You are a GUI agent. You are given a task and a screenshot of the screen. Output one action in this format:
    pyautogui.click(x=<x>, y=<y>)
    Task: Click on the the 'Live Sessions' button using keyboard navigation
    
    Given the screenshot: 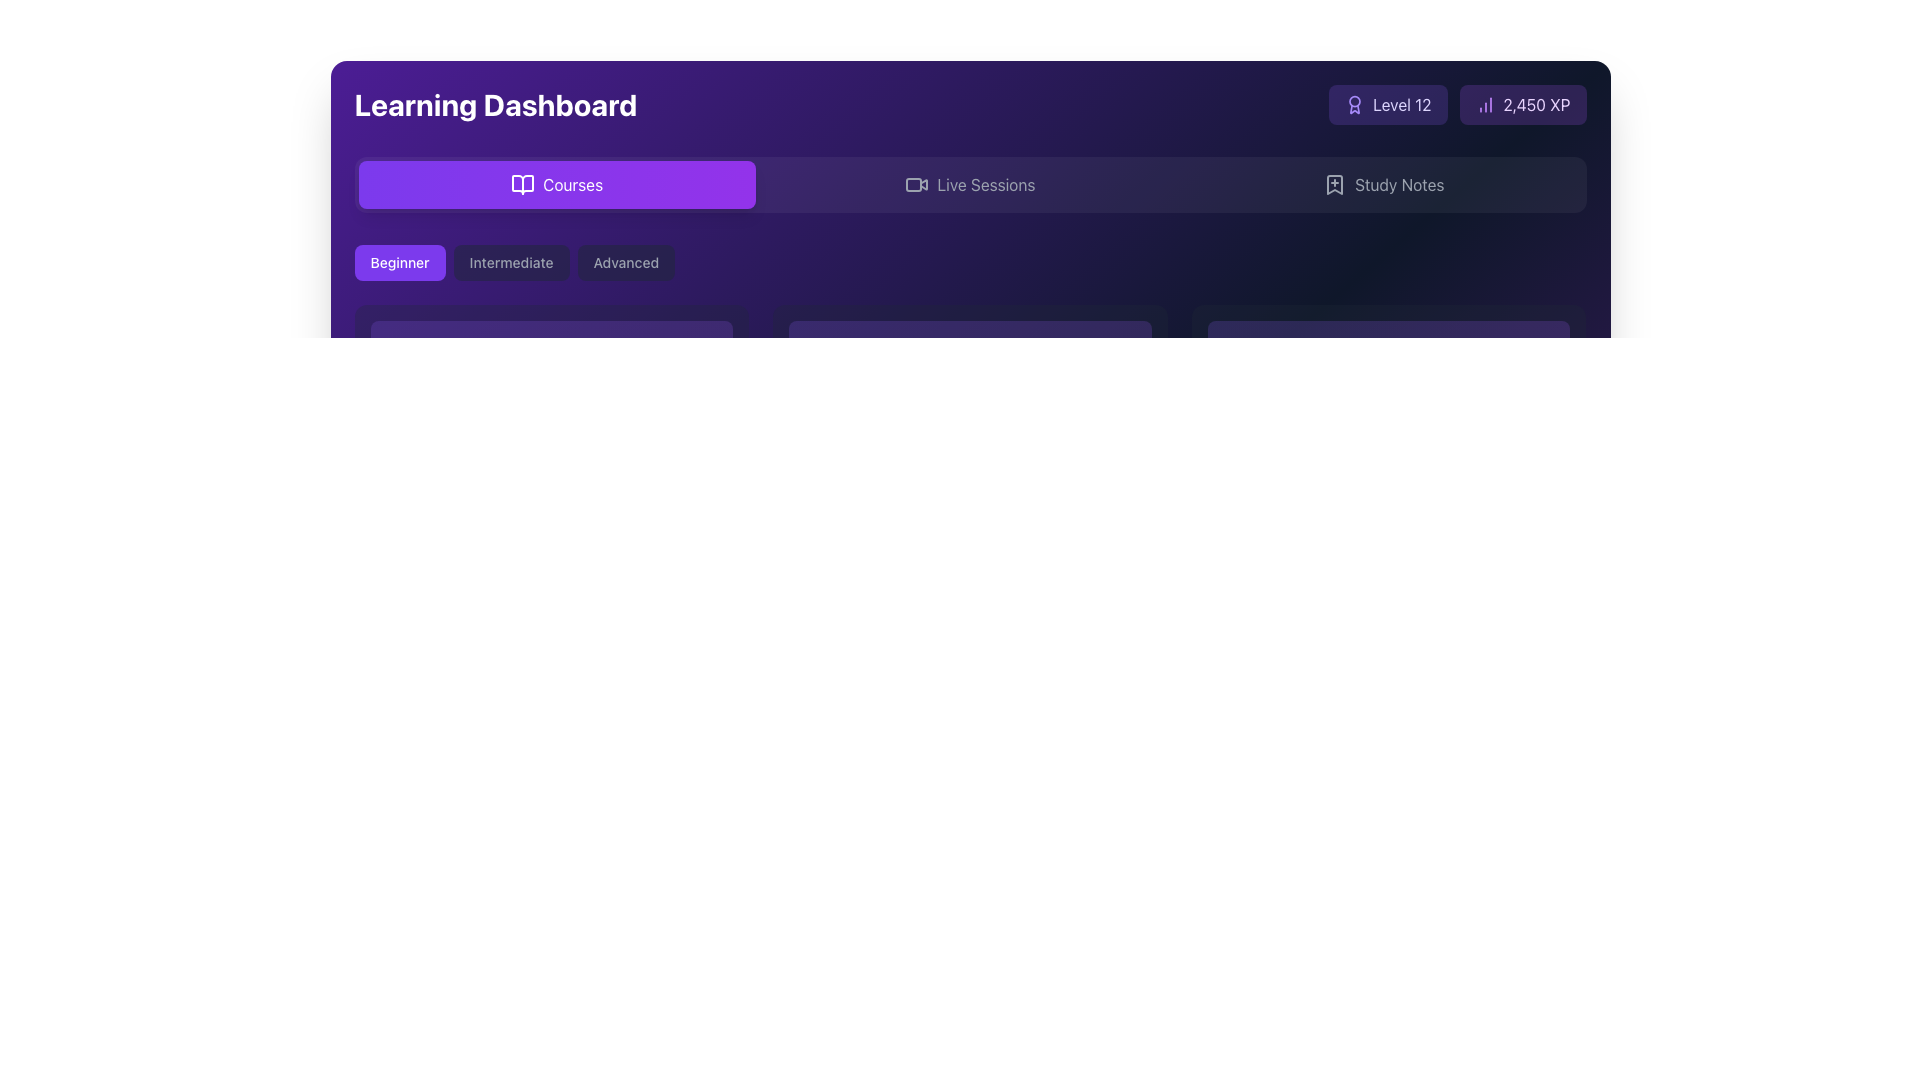 What is the action you would take?
    pyautogui.click(x=970, y=185)
    